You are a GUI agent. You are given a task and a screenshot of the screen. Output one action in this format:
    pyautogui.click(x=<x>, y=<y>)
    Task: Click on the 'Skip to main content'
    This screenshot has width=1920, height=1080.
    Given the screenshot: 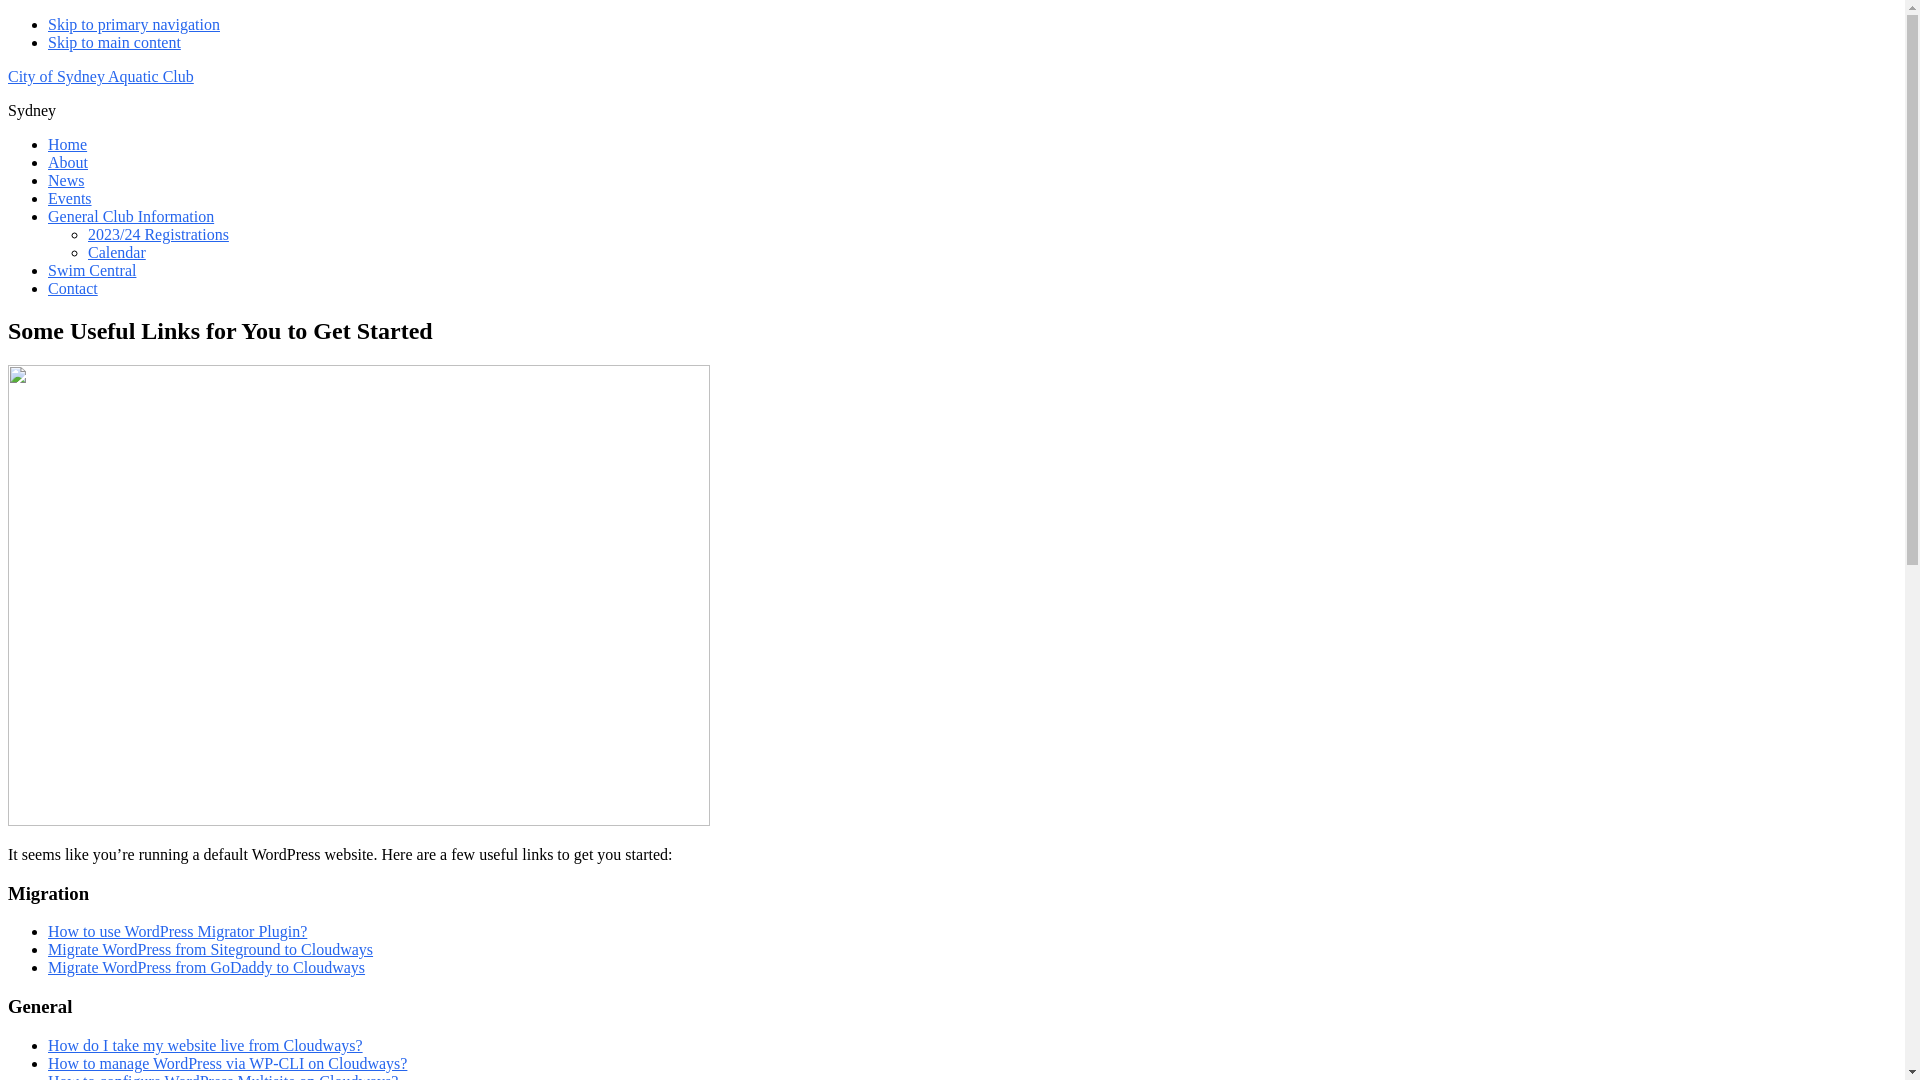 What is the action you would take?
    pyautogui.click(x=113, y=42)
    